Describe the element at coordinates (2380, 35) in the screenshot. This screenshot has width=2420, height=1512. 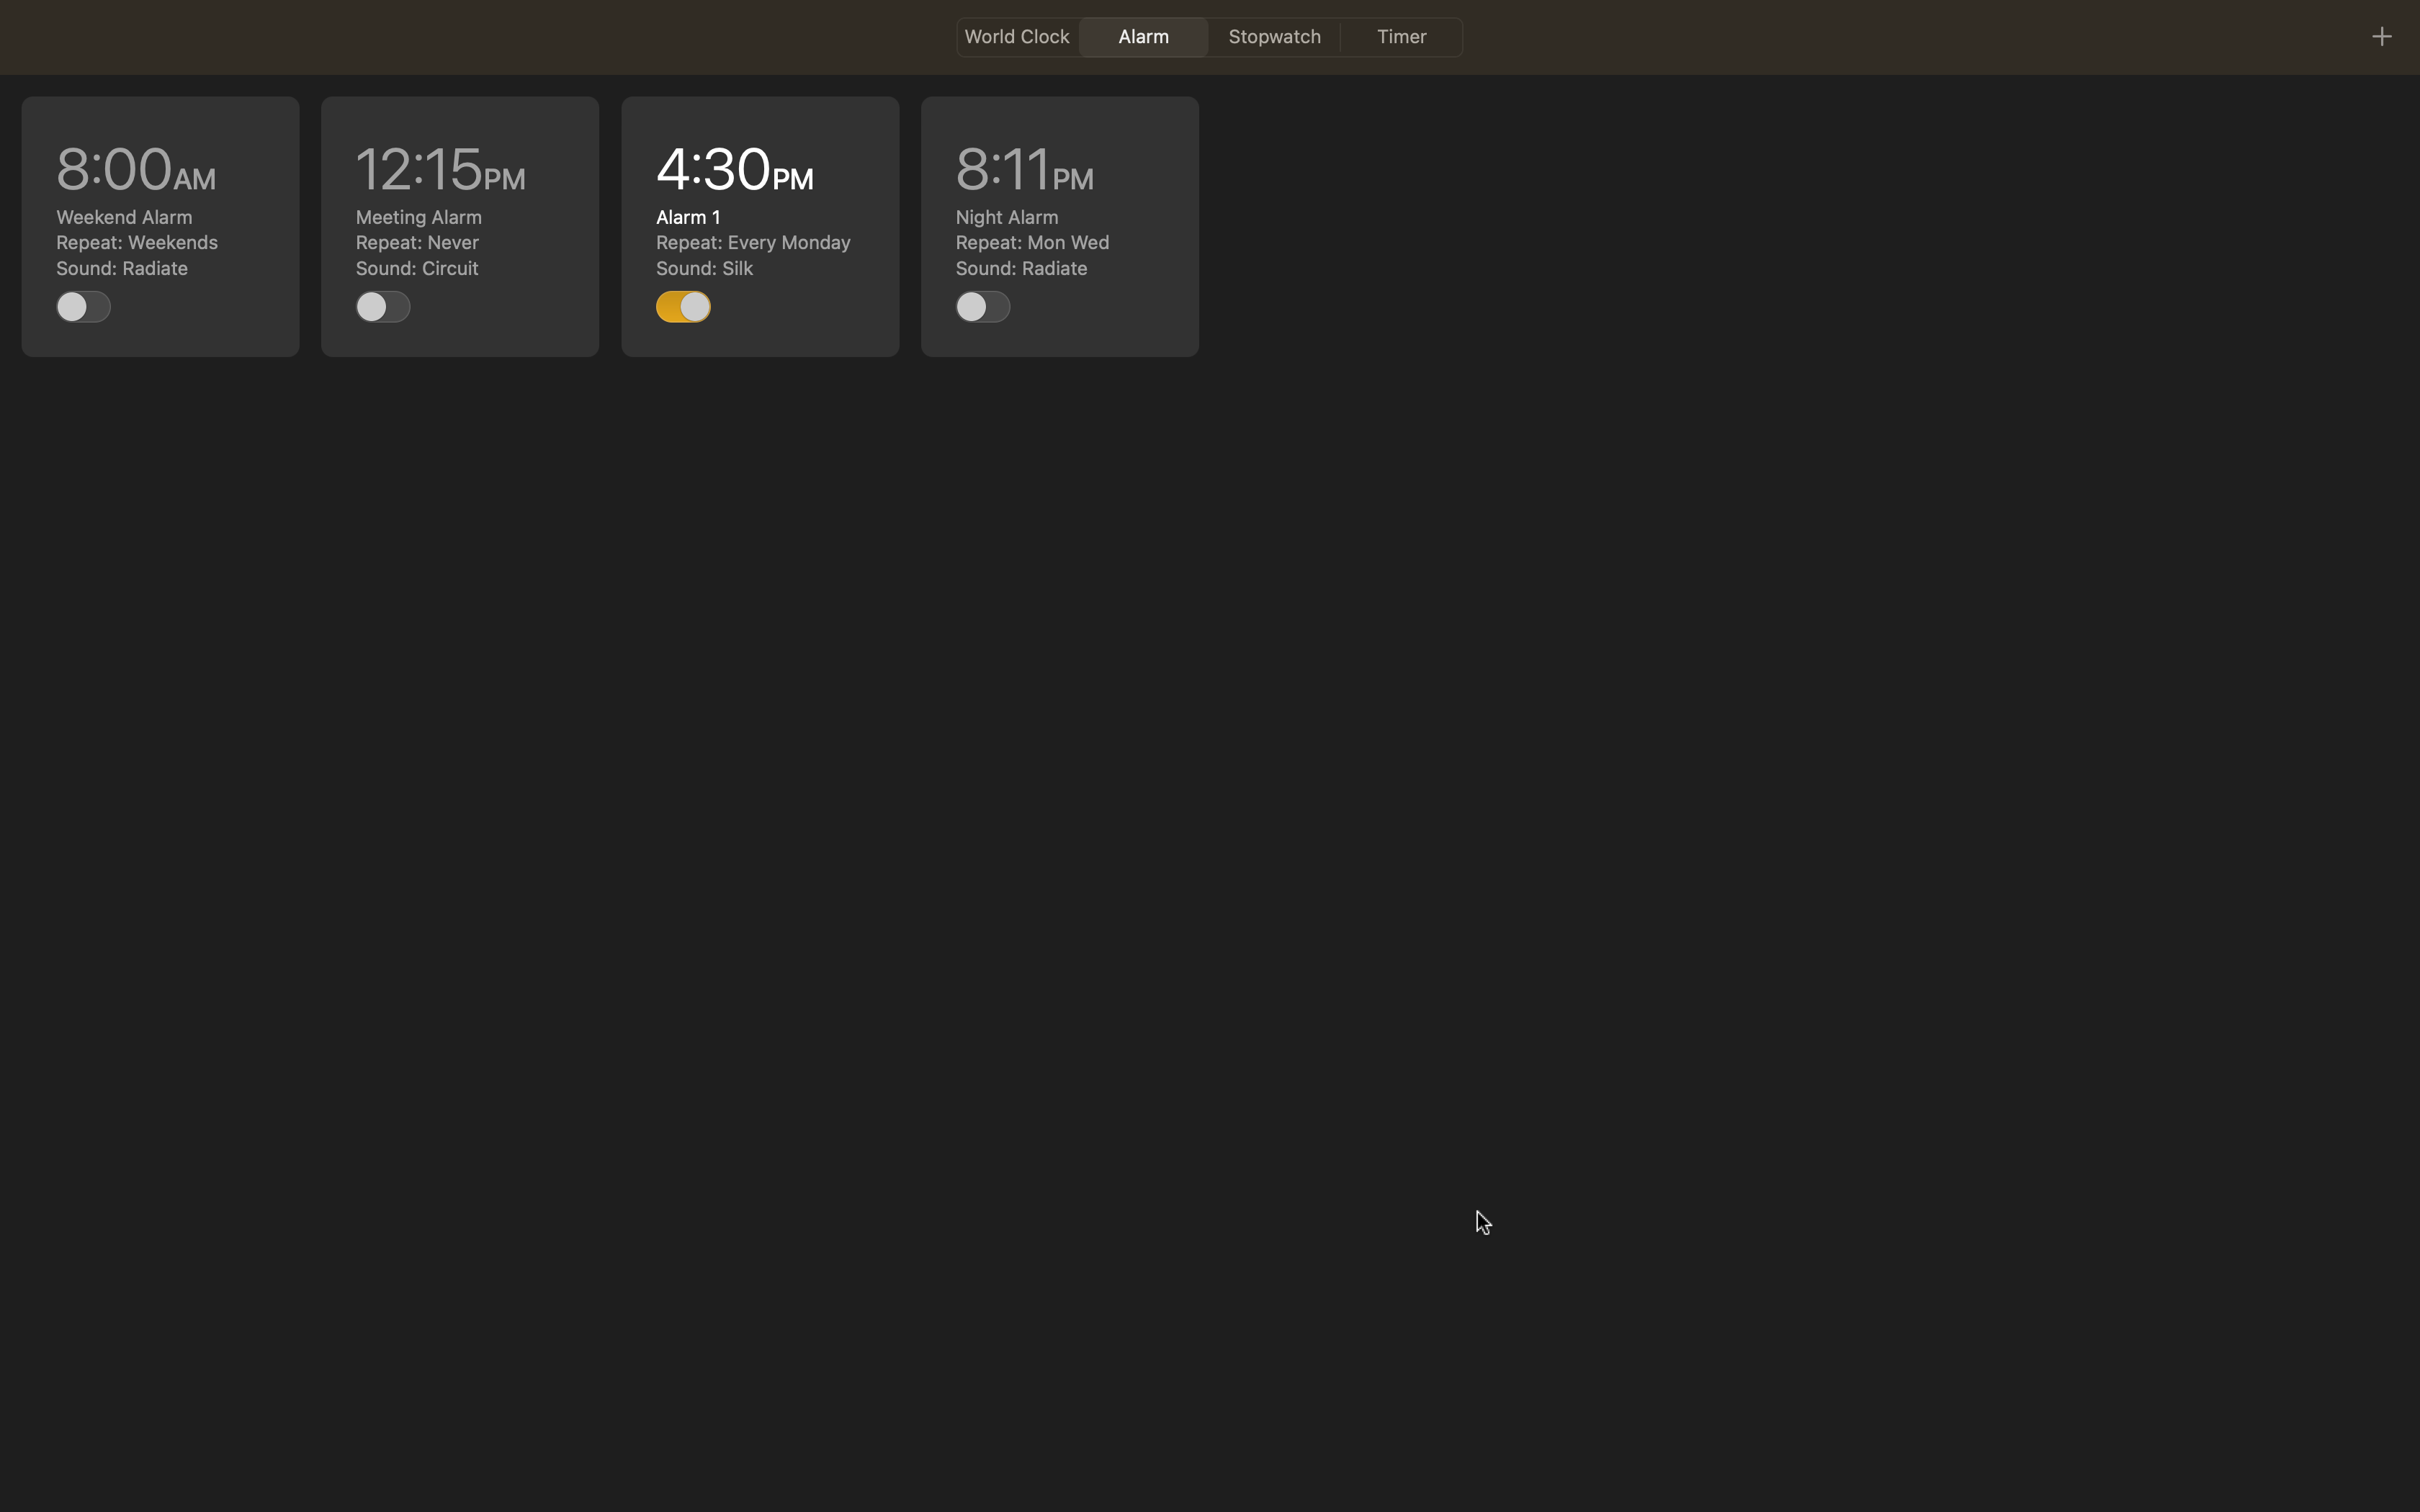
I see `Click the "+" symbol to trigger a new reminder setting` at that location.